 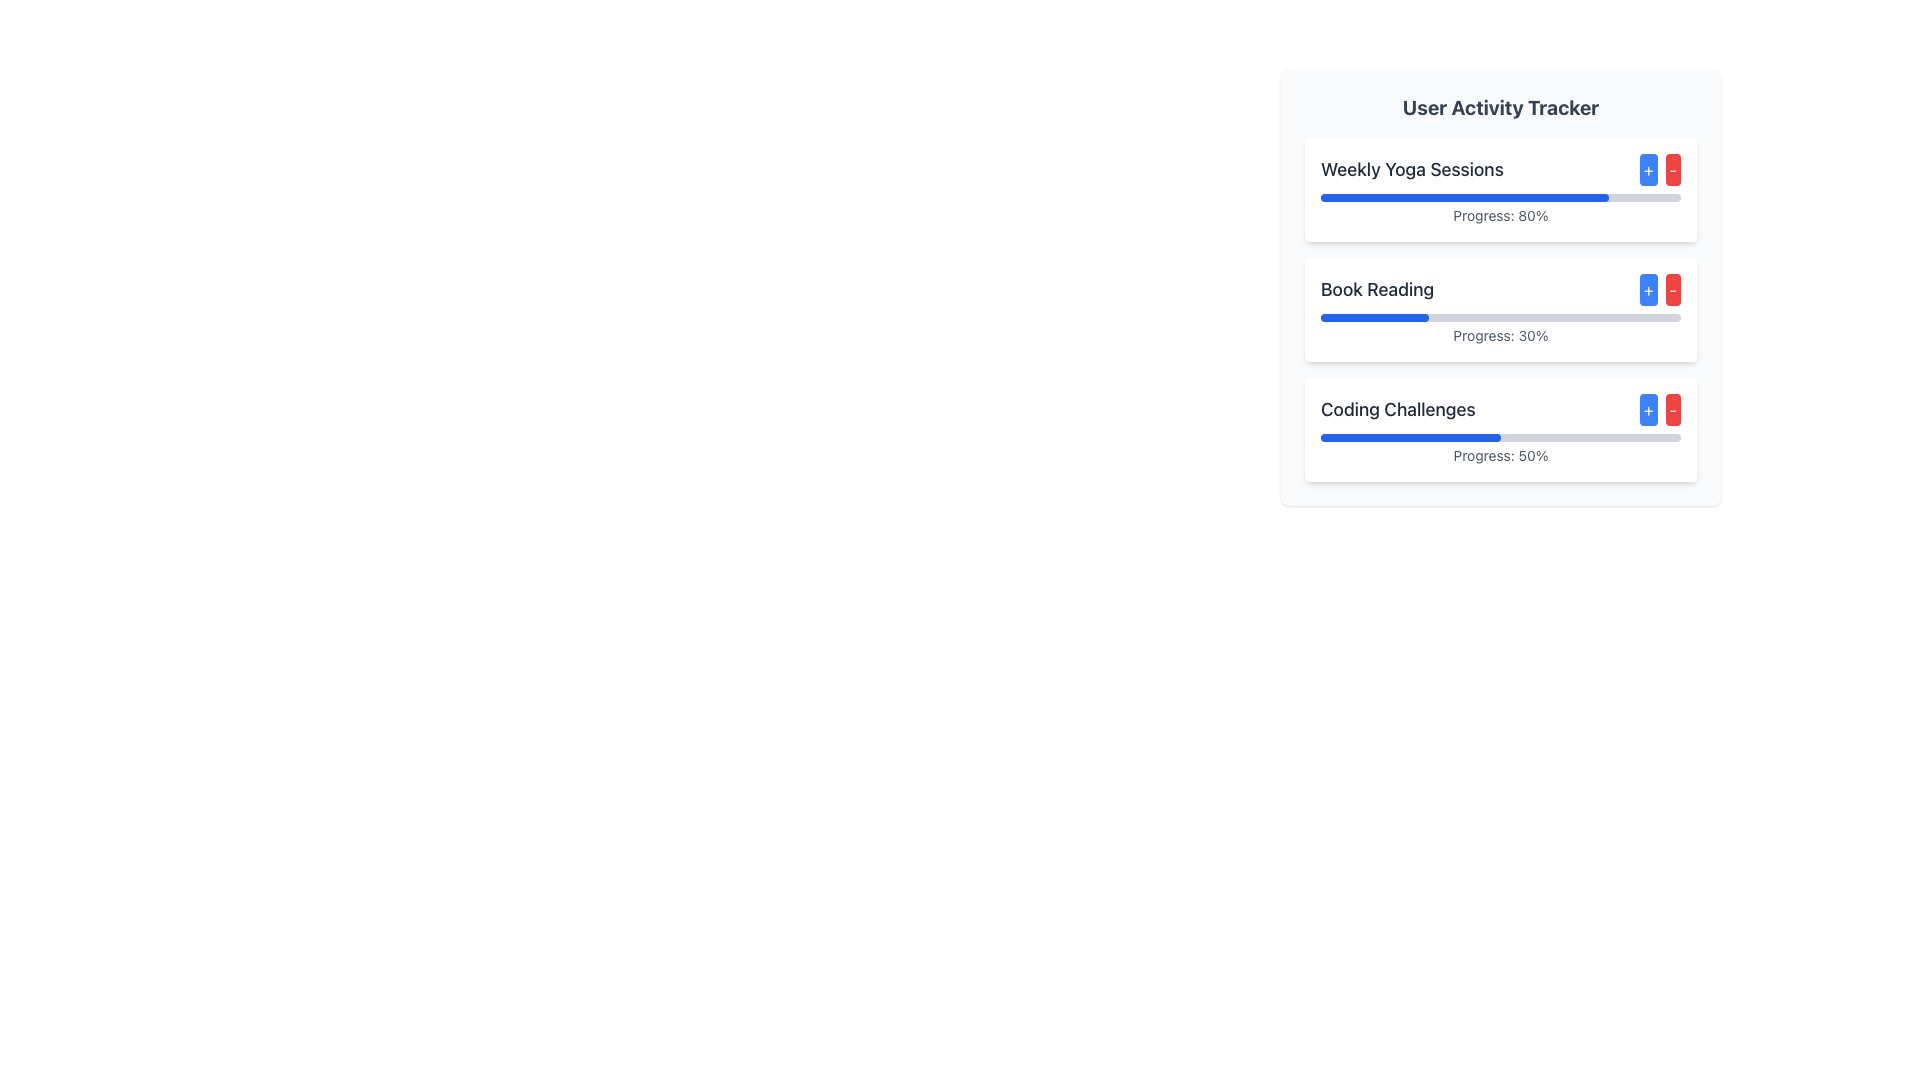 What do you see at coordinates (1376, 289) in the screenshot?
I see `the text label that serves as the title for the 'Book Reading' activity within the 'User Activity Tracker' card` at bounding box center [1376, 289].